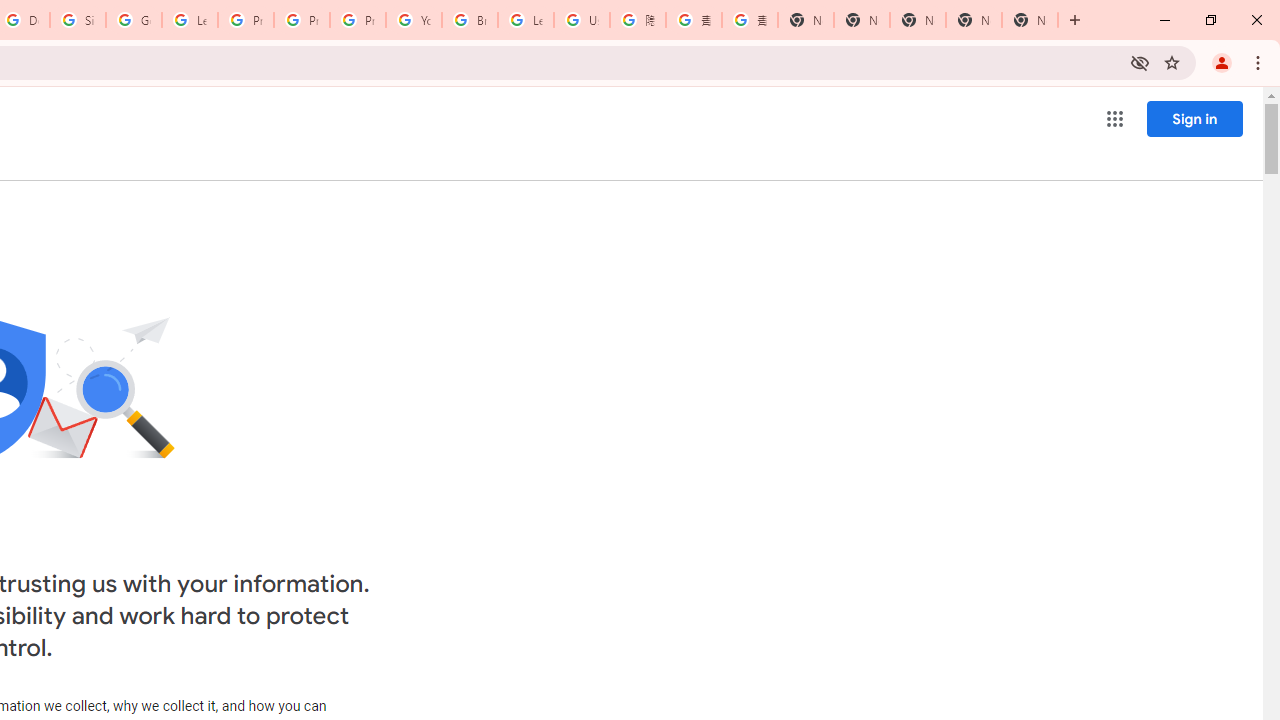 The image size is (1280, 720). I want to click on 'YouTube', so click(413, 20).